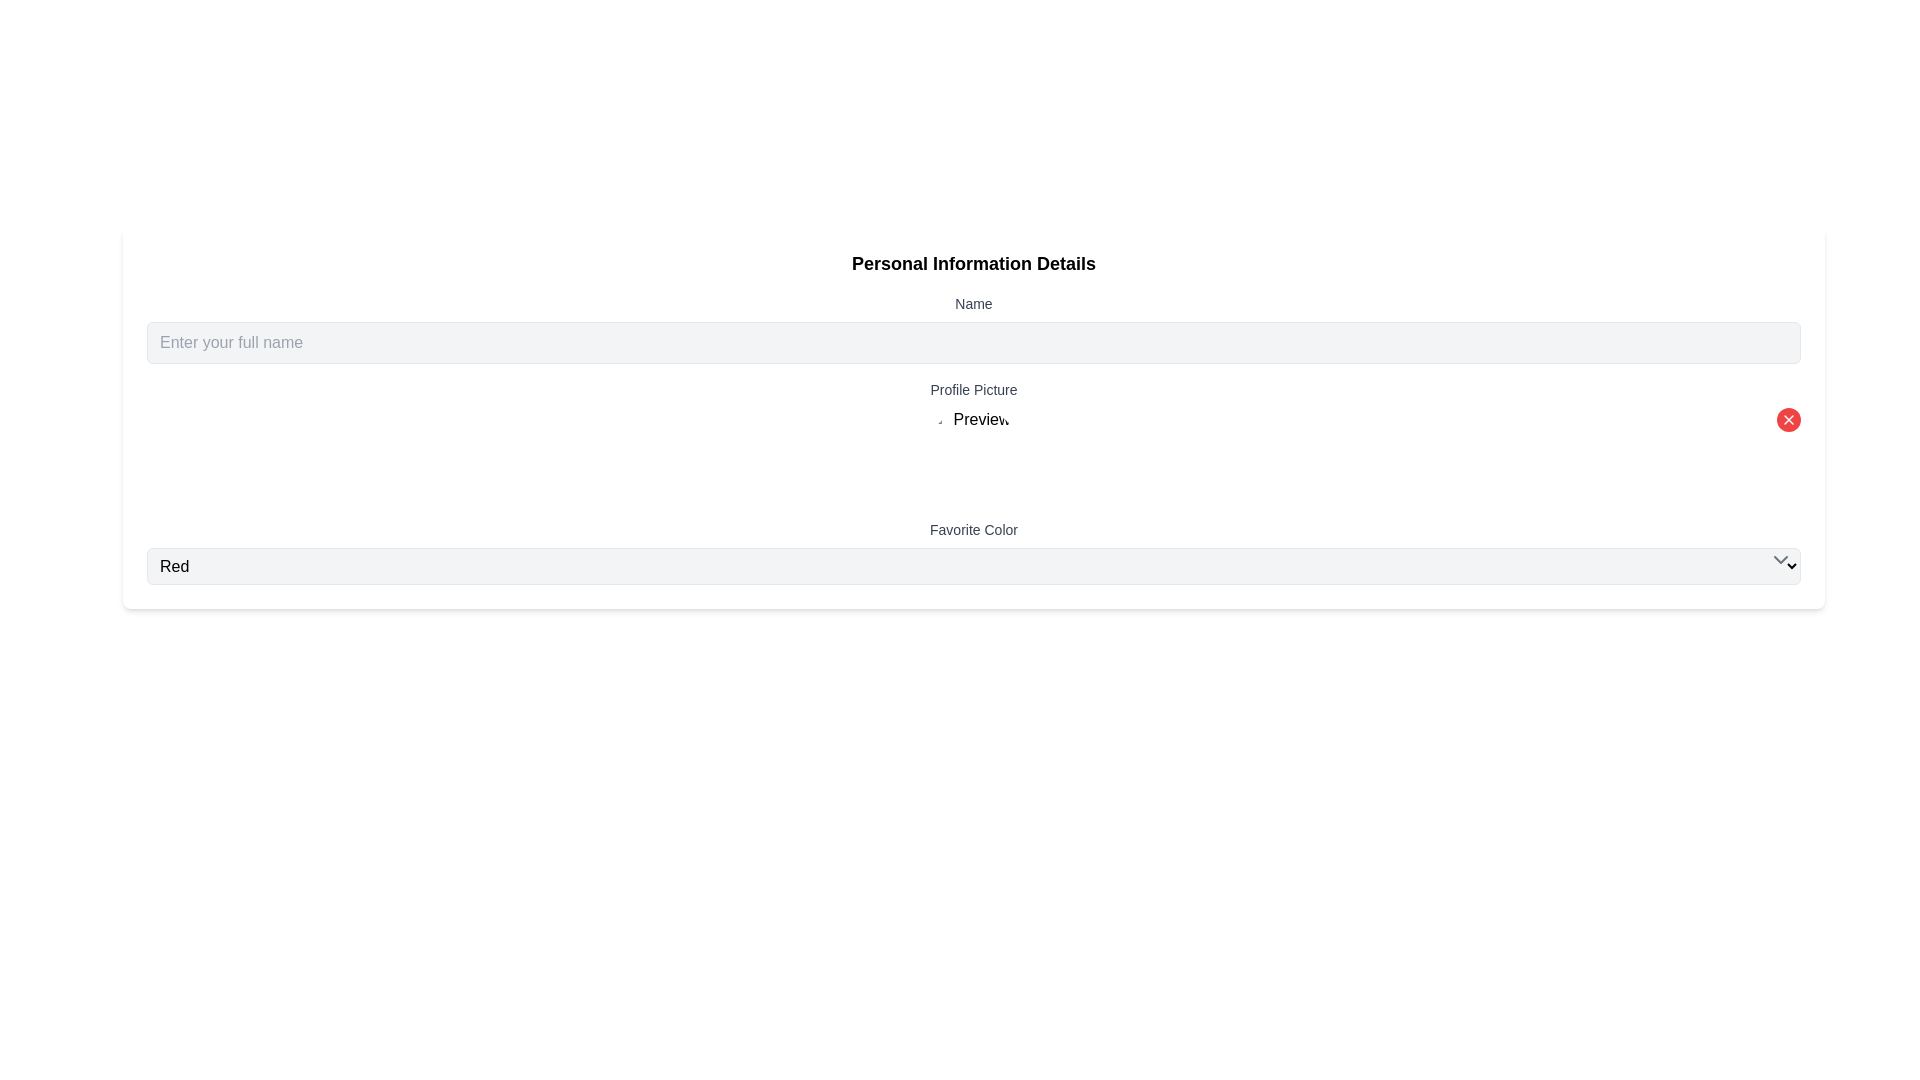  Describe the element at coordinates (974, 389) in the screenshot. I see `the label indicating the user's profile picture, which is centrally aligned above the image preview section and below the 'Name' input field` at that location.